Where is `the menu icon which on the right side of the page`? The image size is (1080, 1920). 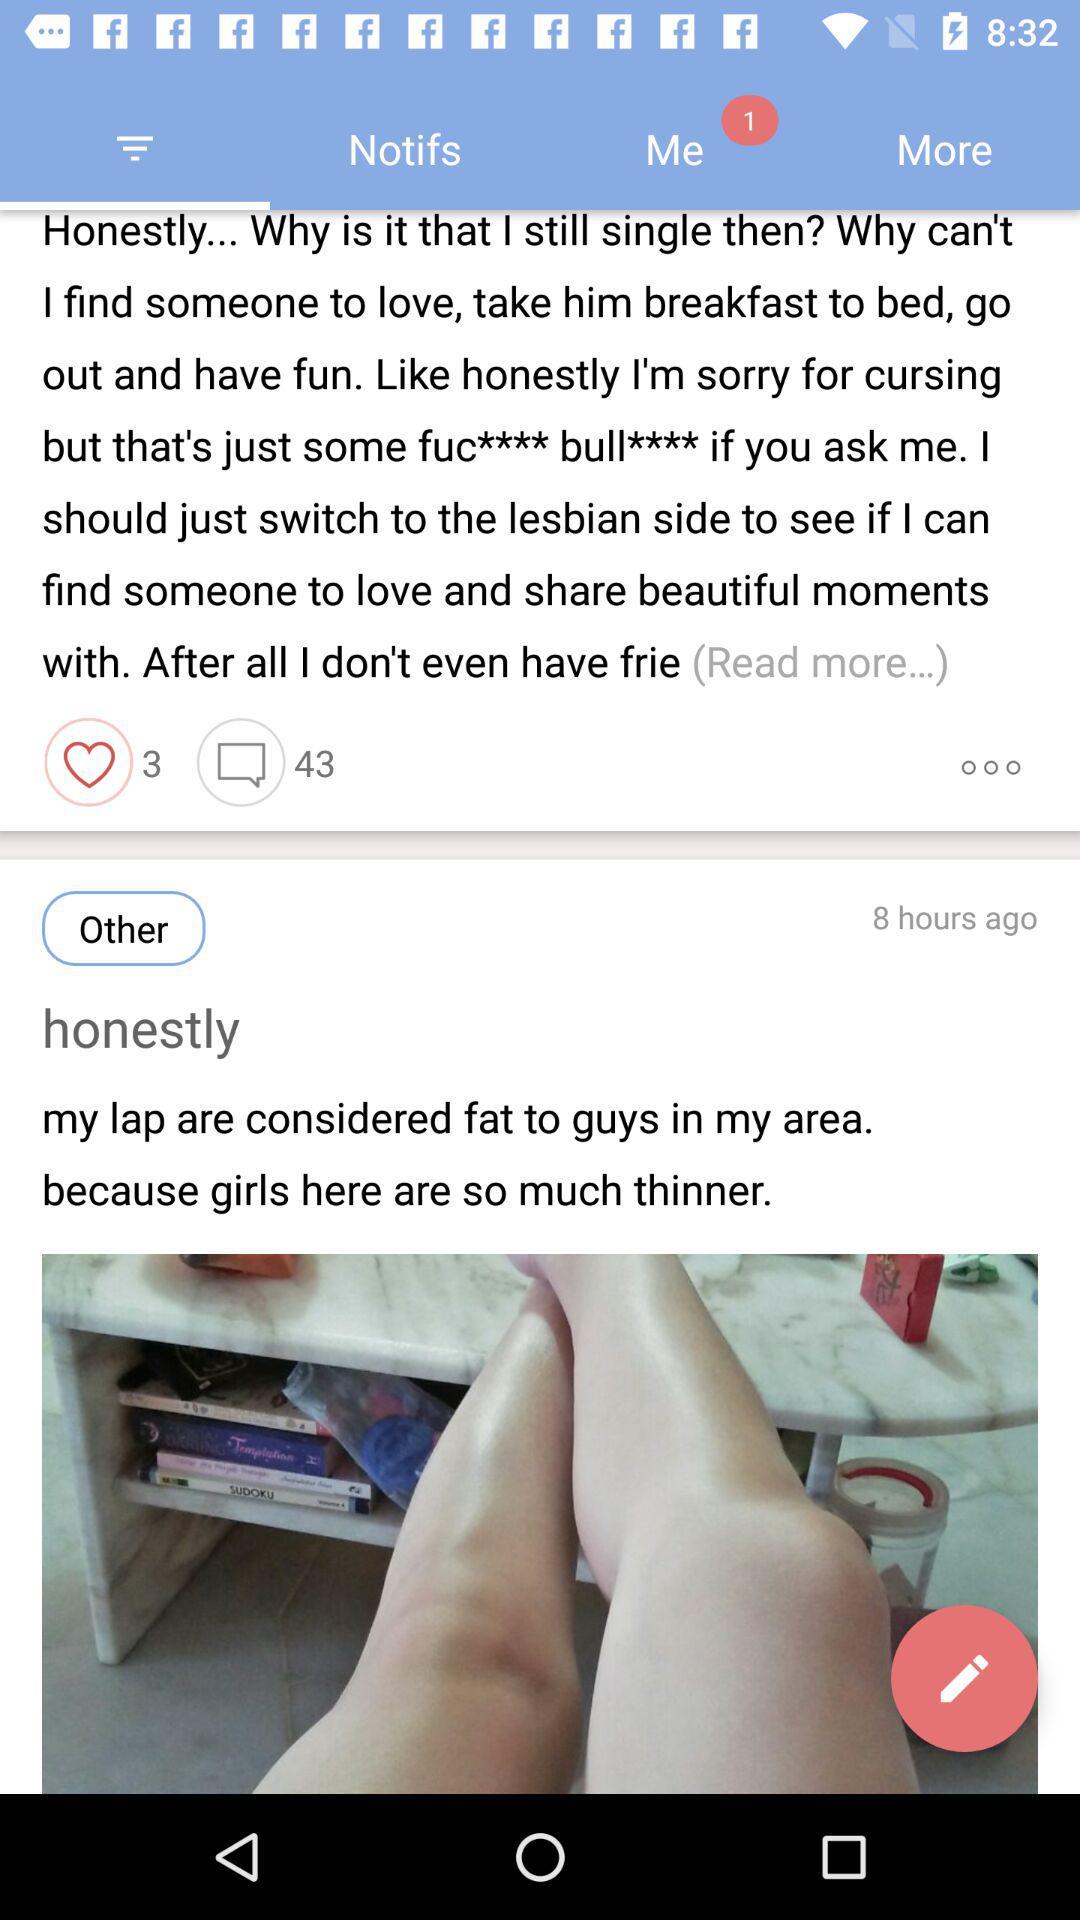 the menu icon which on the right side of the page is located at coordinates (991, 762).